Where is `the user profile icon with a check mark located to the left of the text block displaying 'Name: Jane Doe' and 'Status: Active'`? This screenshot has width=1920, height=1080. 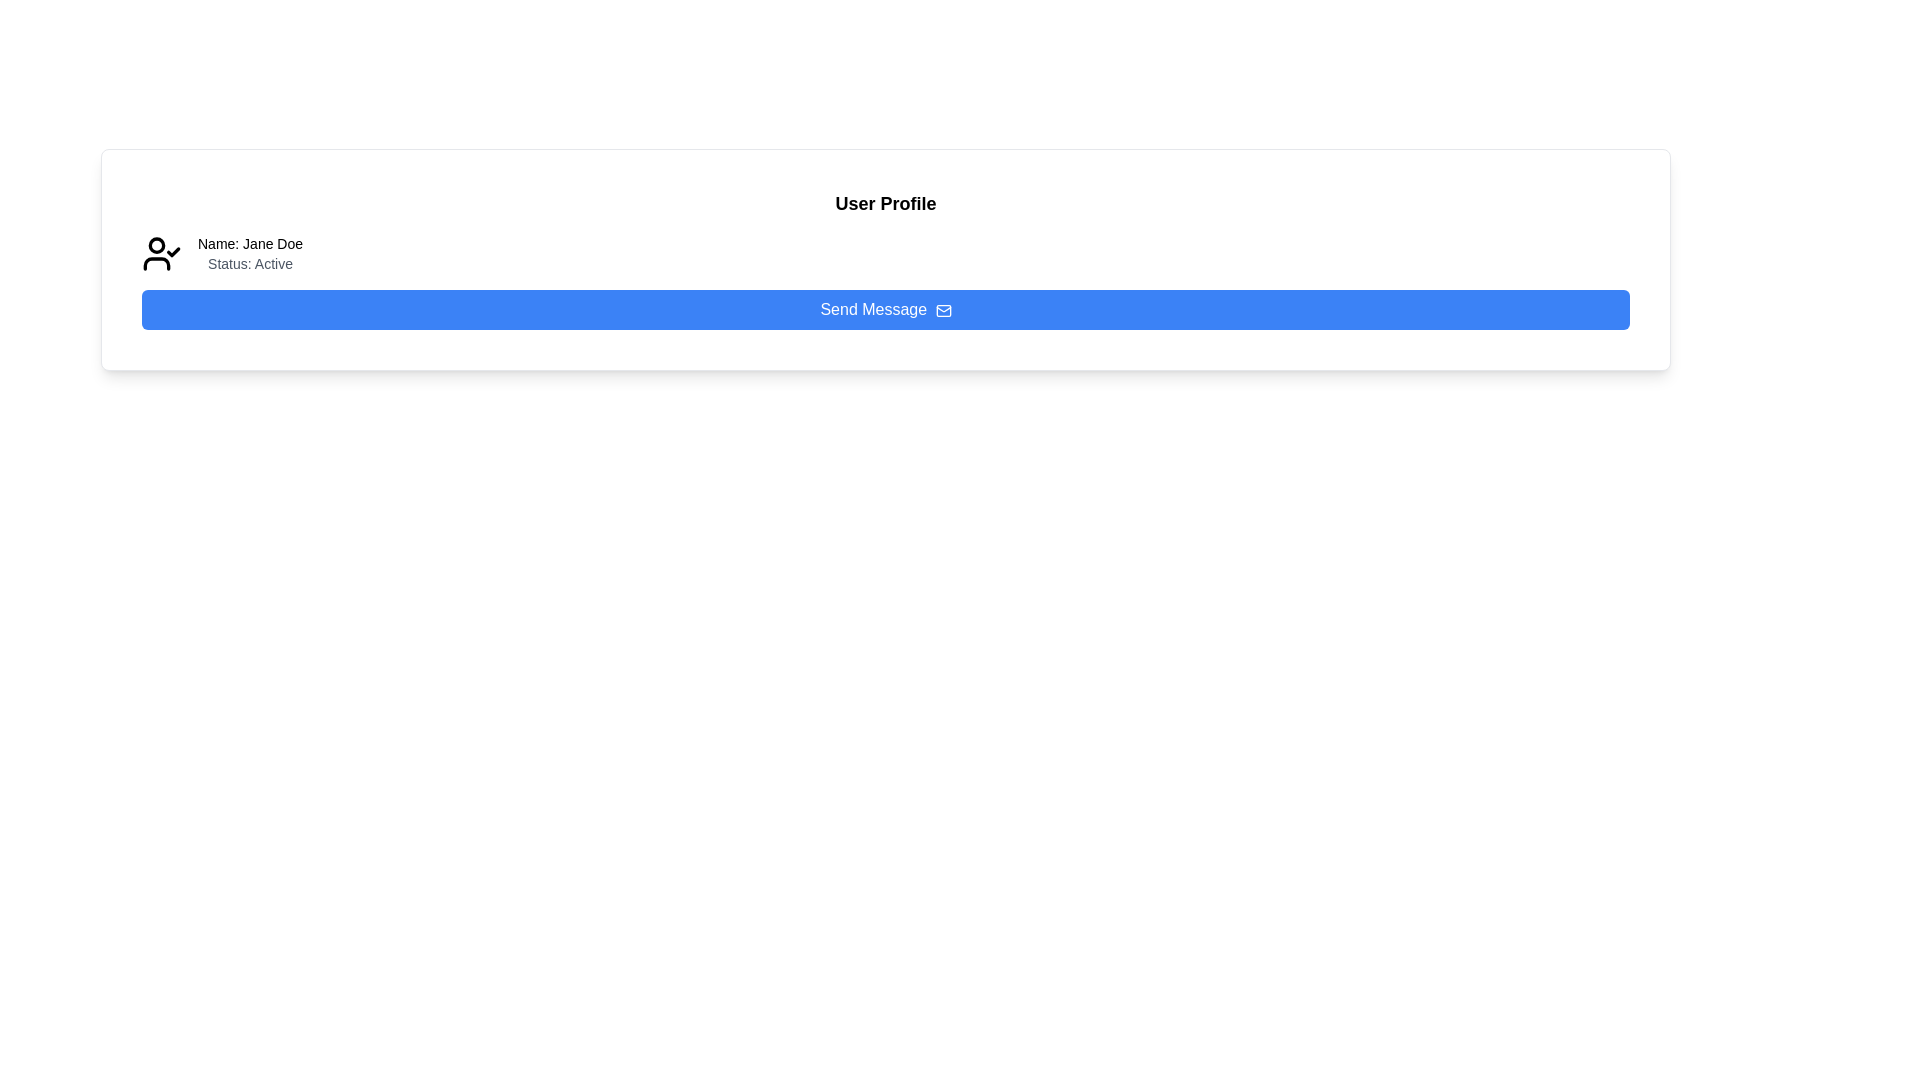
the user profile icon with a check mark located to the left of the text block displaying 'Name: Jane Doe' and 'Status: Active' is located at coordinates (162, 253).